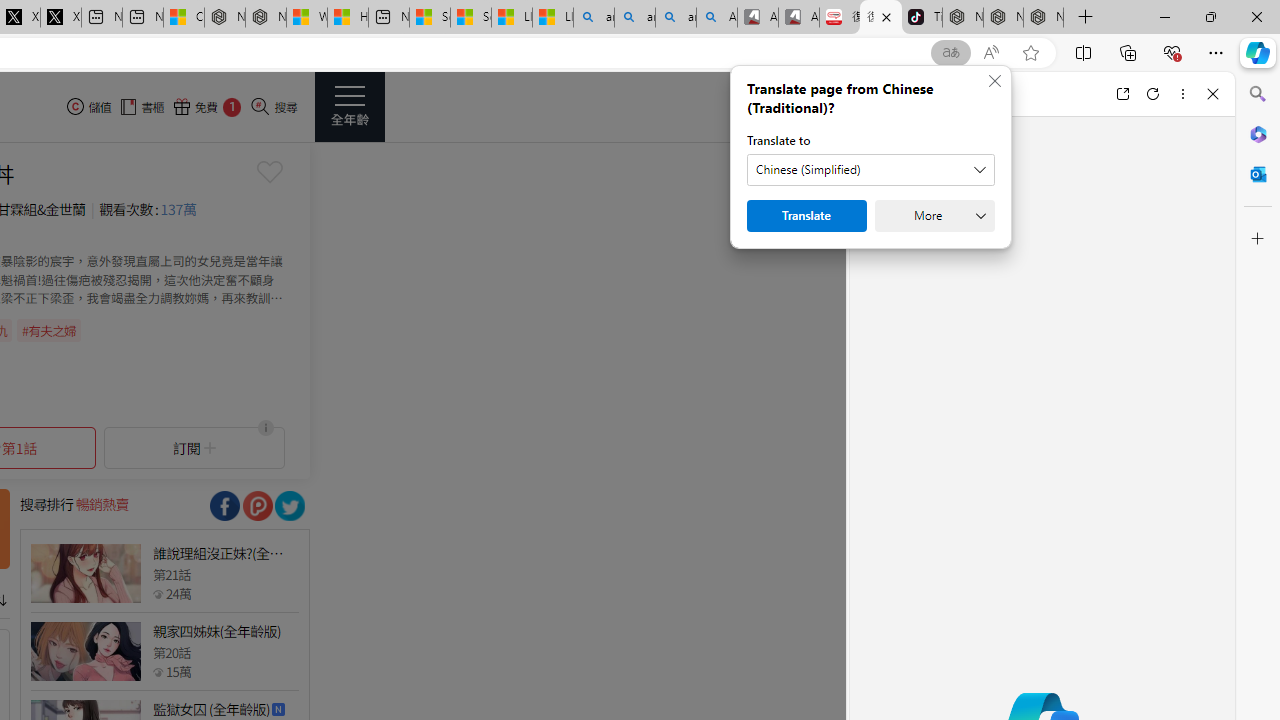 This screenshot has height=720, width=1280. What do you see at coordinates (1182, 93) in the screenshot?
I see `'More options'` at bounding box center [1182, 93].